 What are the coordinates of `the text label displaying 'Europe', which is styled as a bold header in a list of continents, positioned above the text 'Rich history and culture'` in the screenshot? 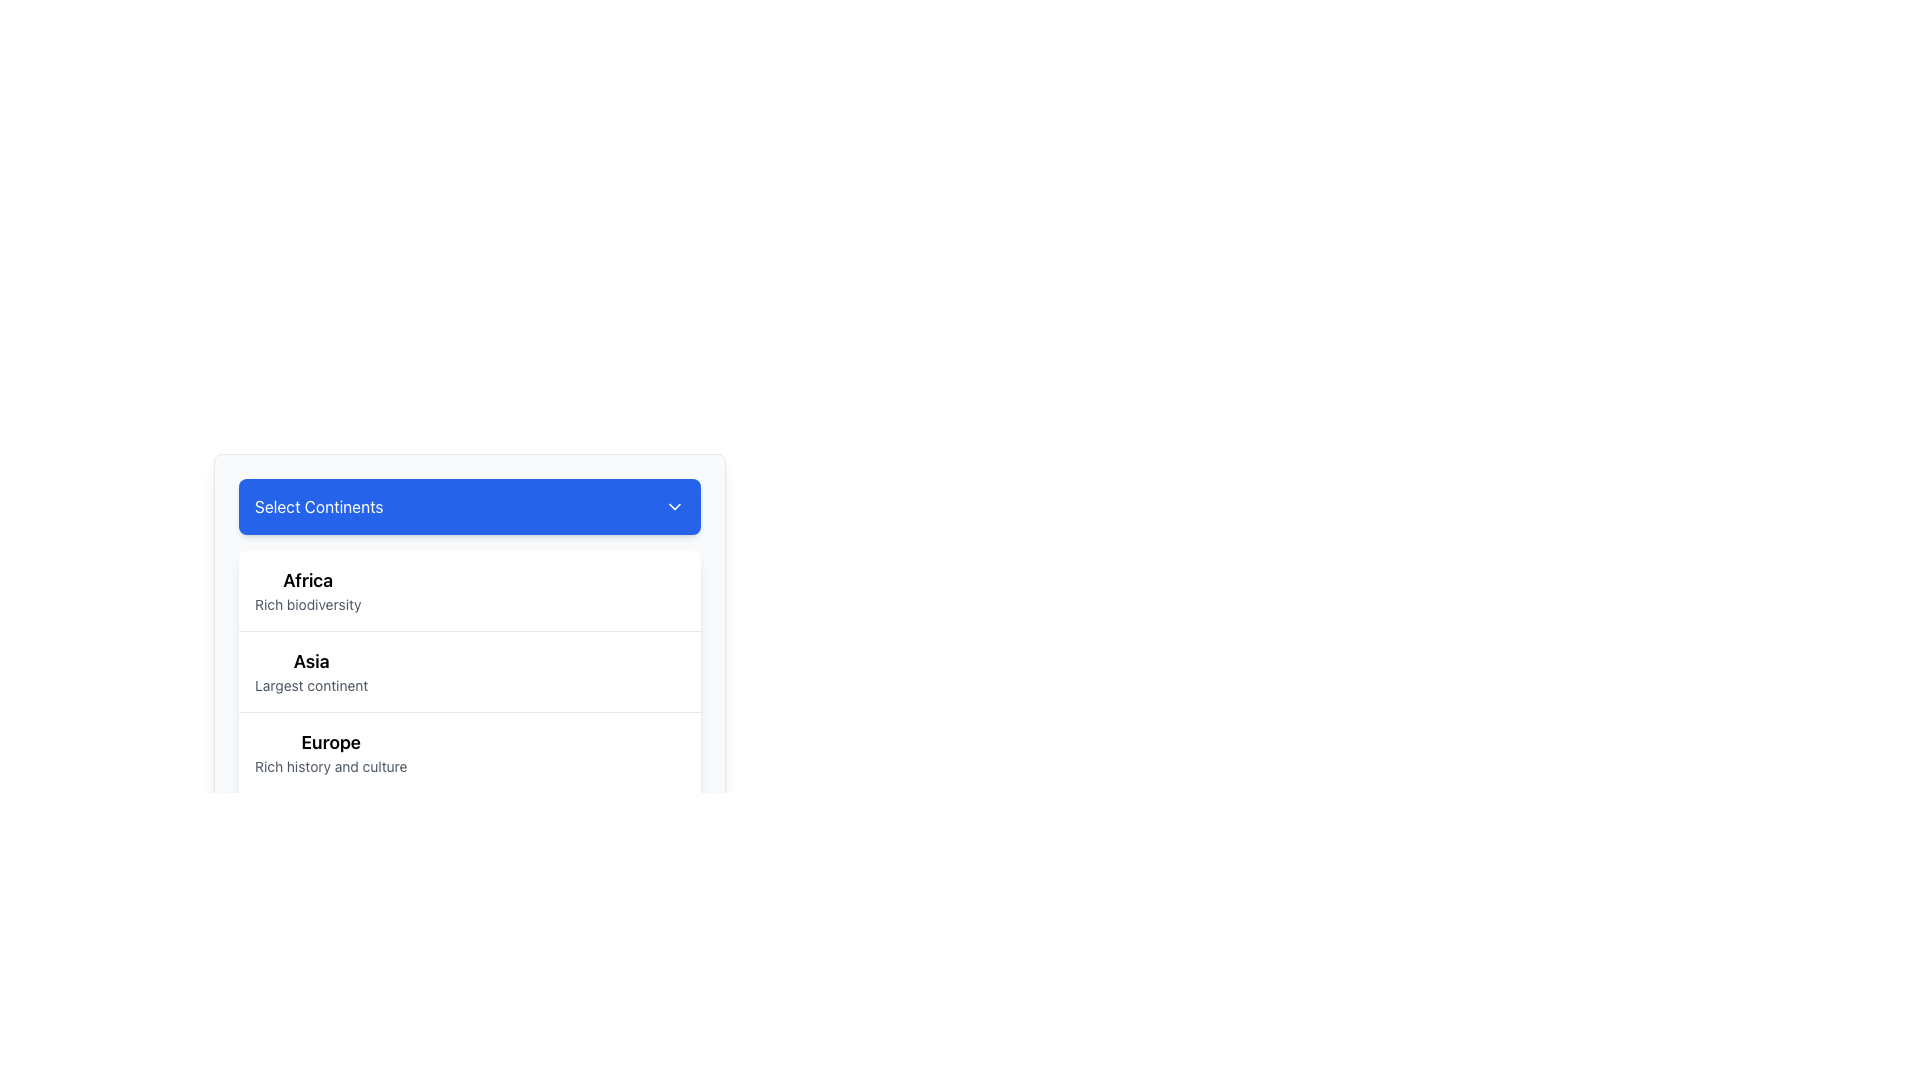 It's located at (331, 743).